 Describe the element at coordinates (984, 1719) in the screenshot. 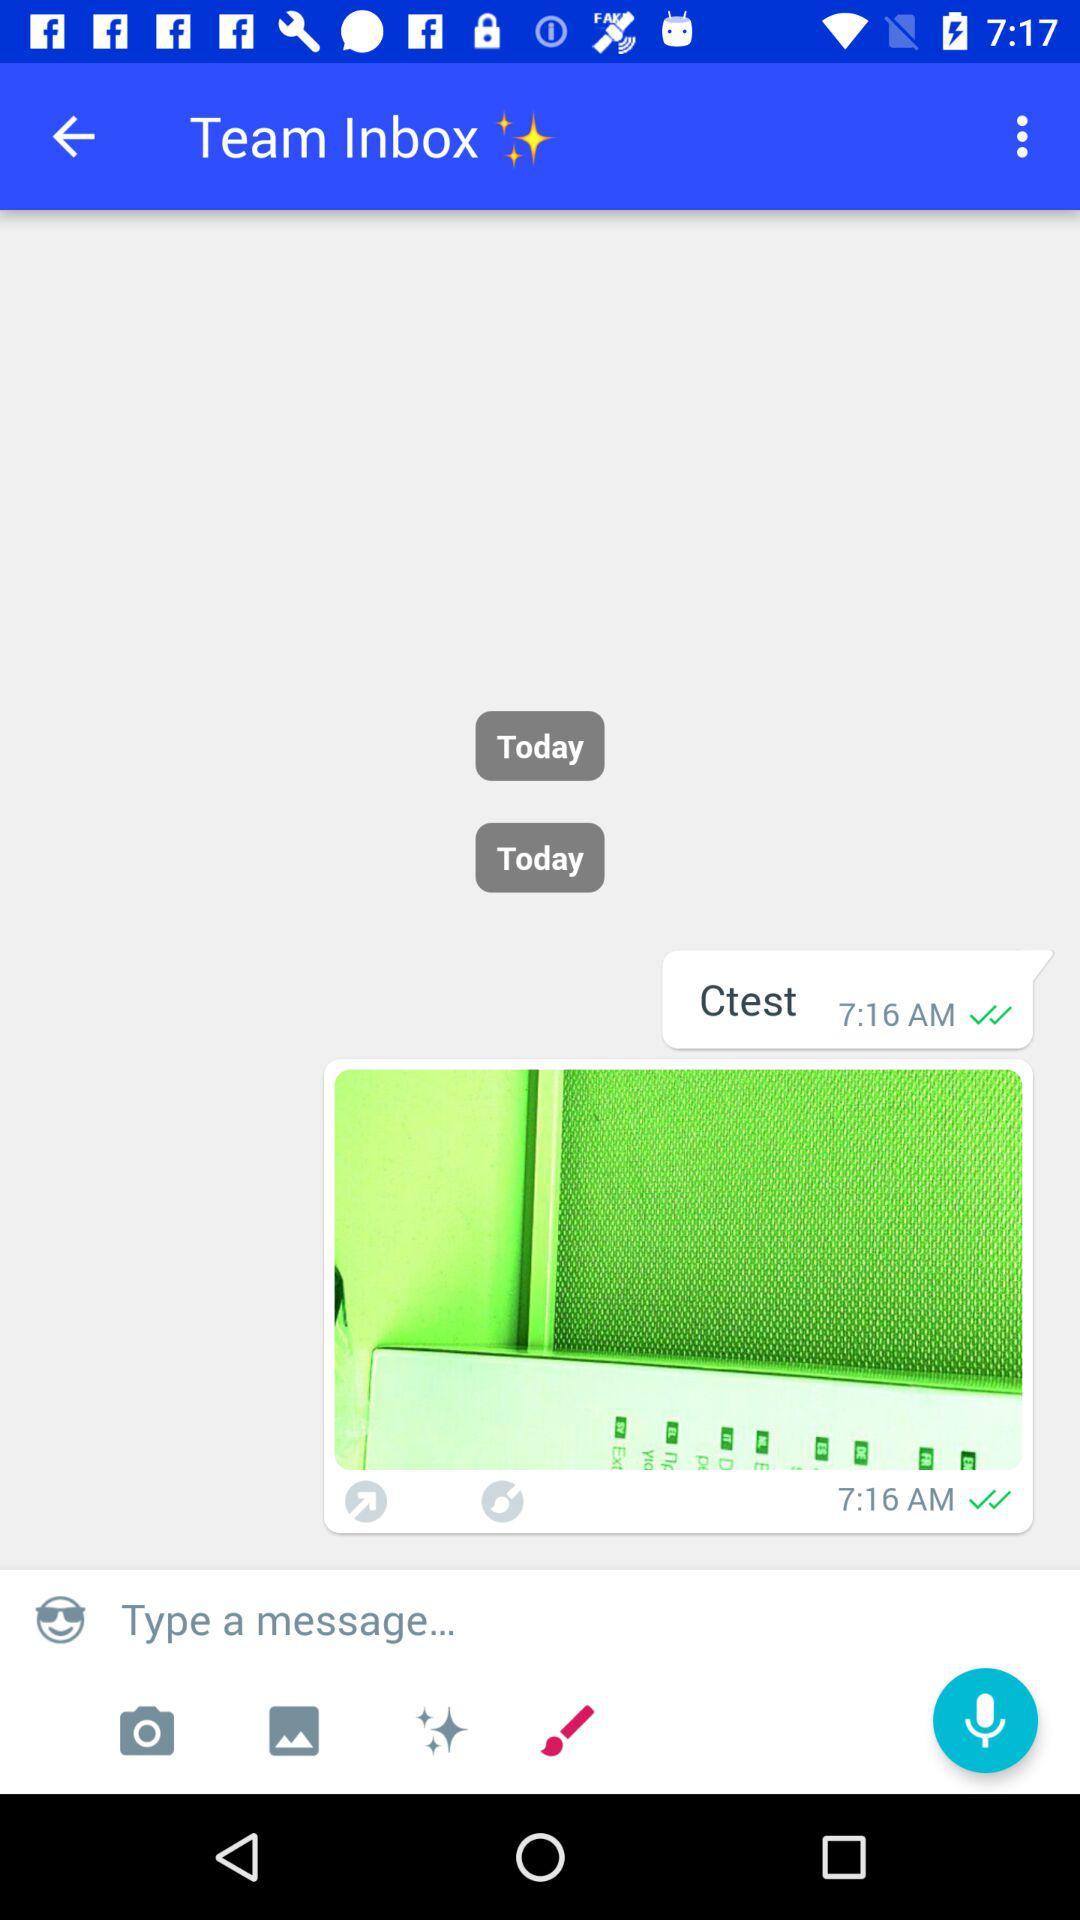

I see `the microphone option` at that location.